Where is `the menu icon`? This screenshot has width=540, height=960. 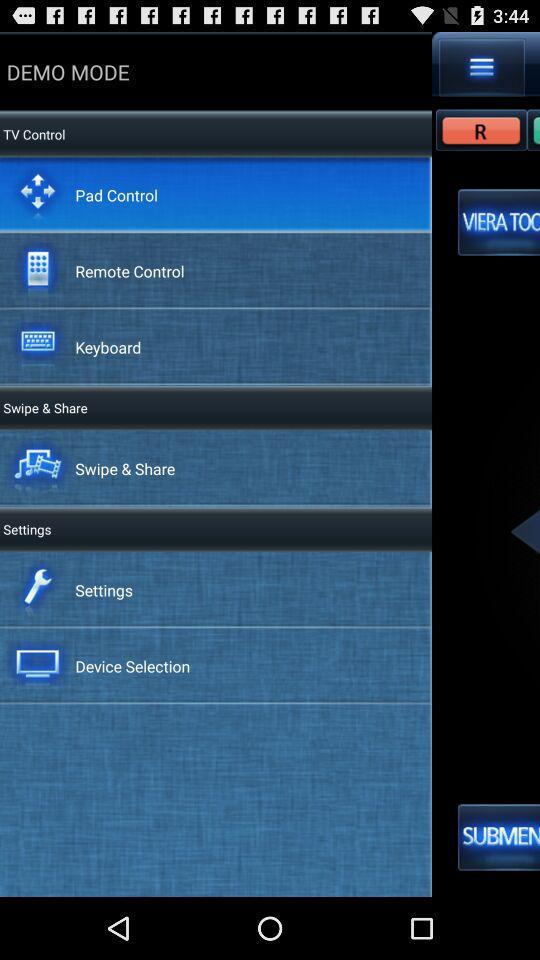
the menu icon is located at coordinates (481, 71).